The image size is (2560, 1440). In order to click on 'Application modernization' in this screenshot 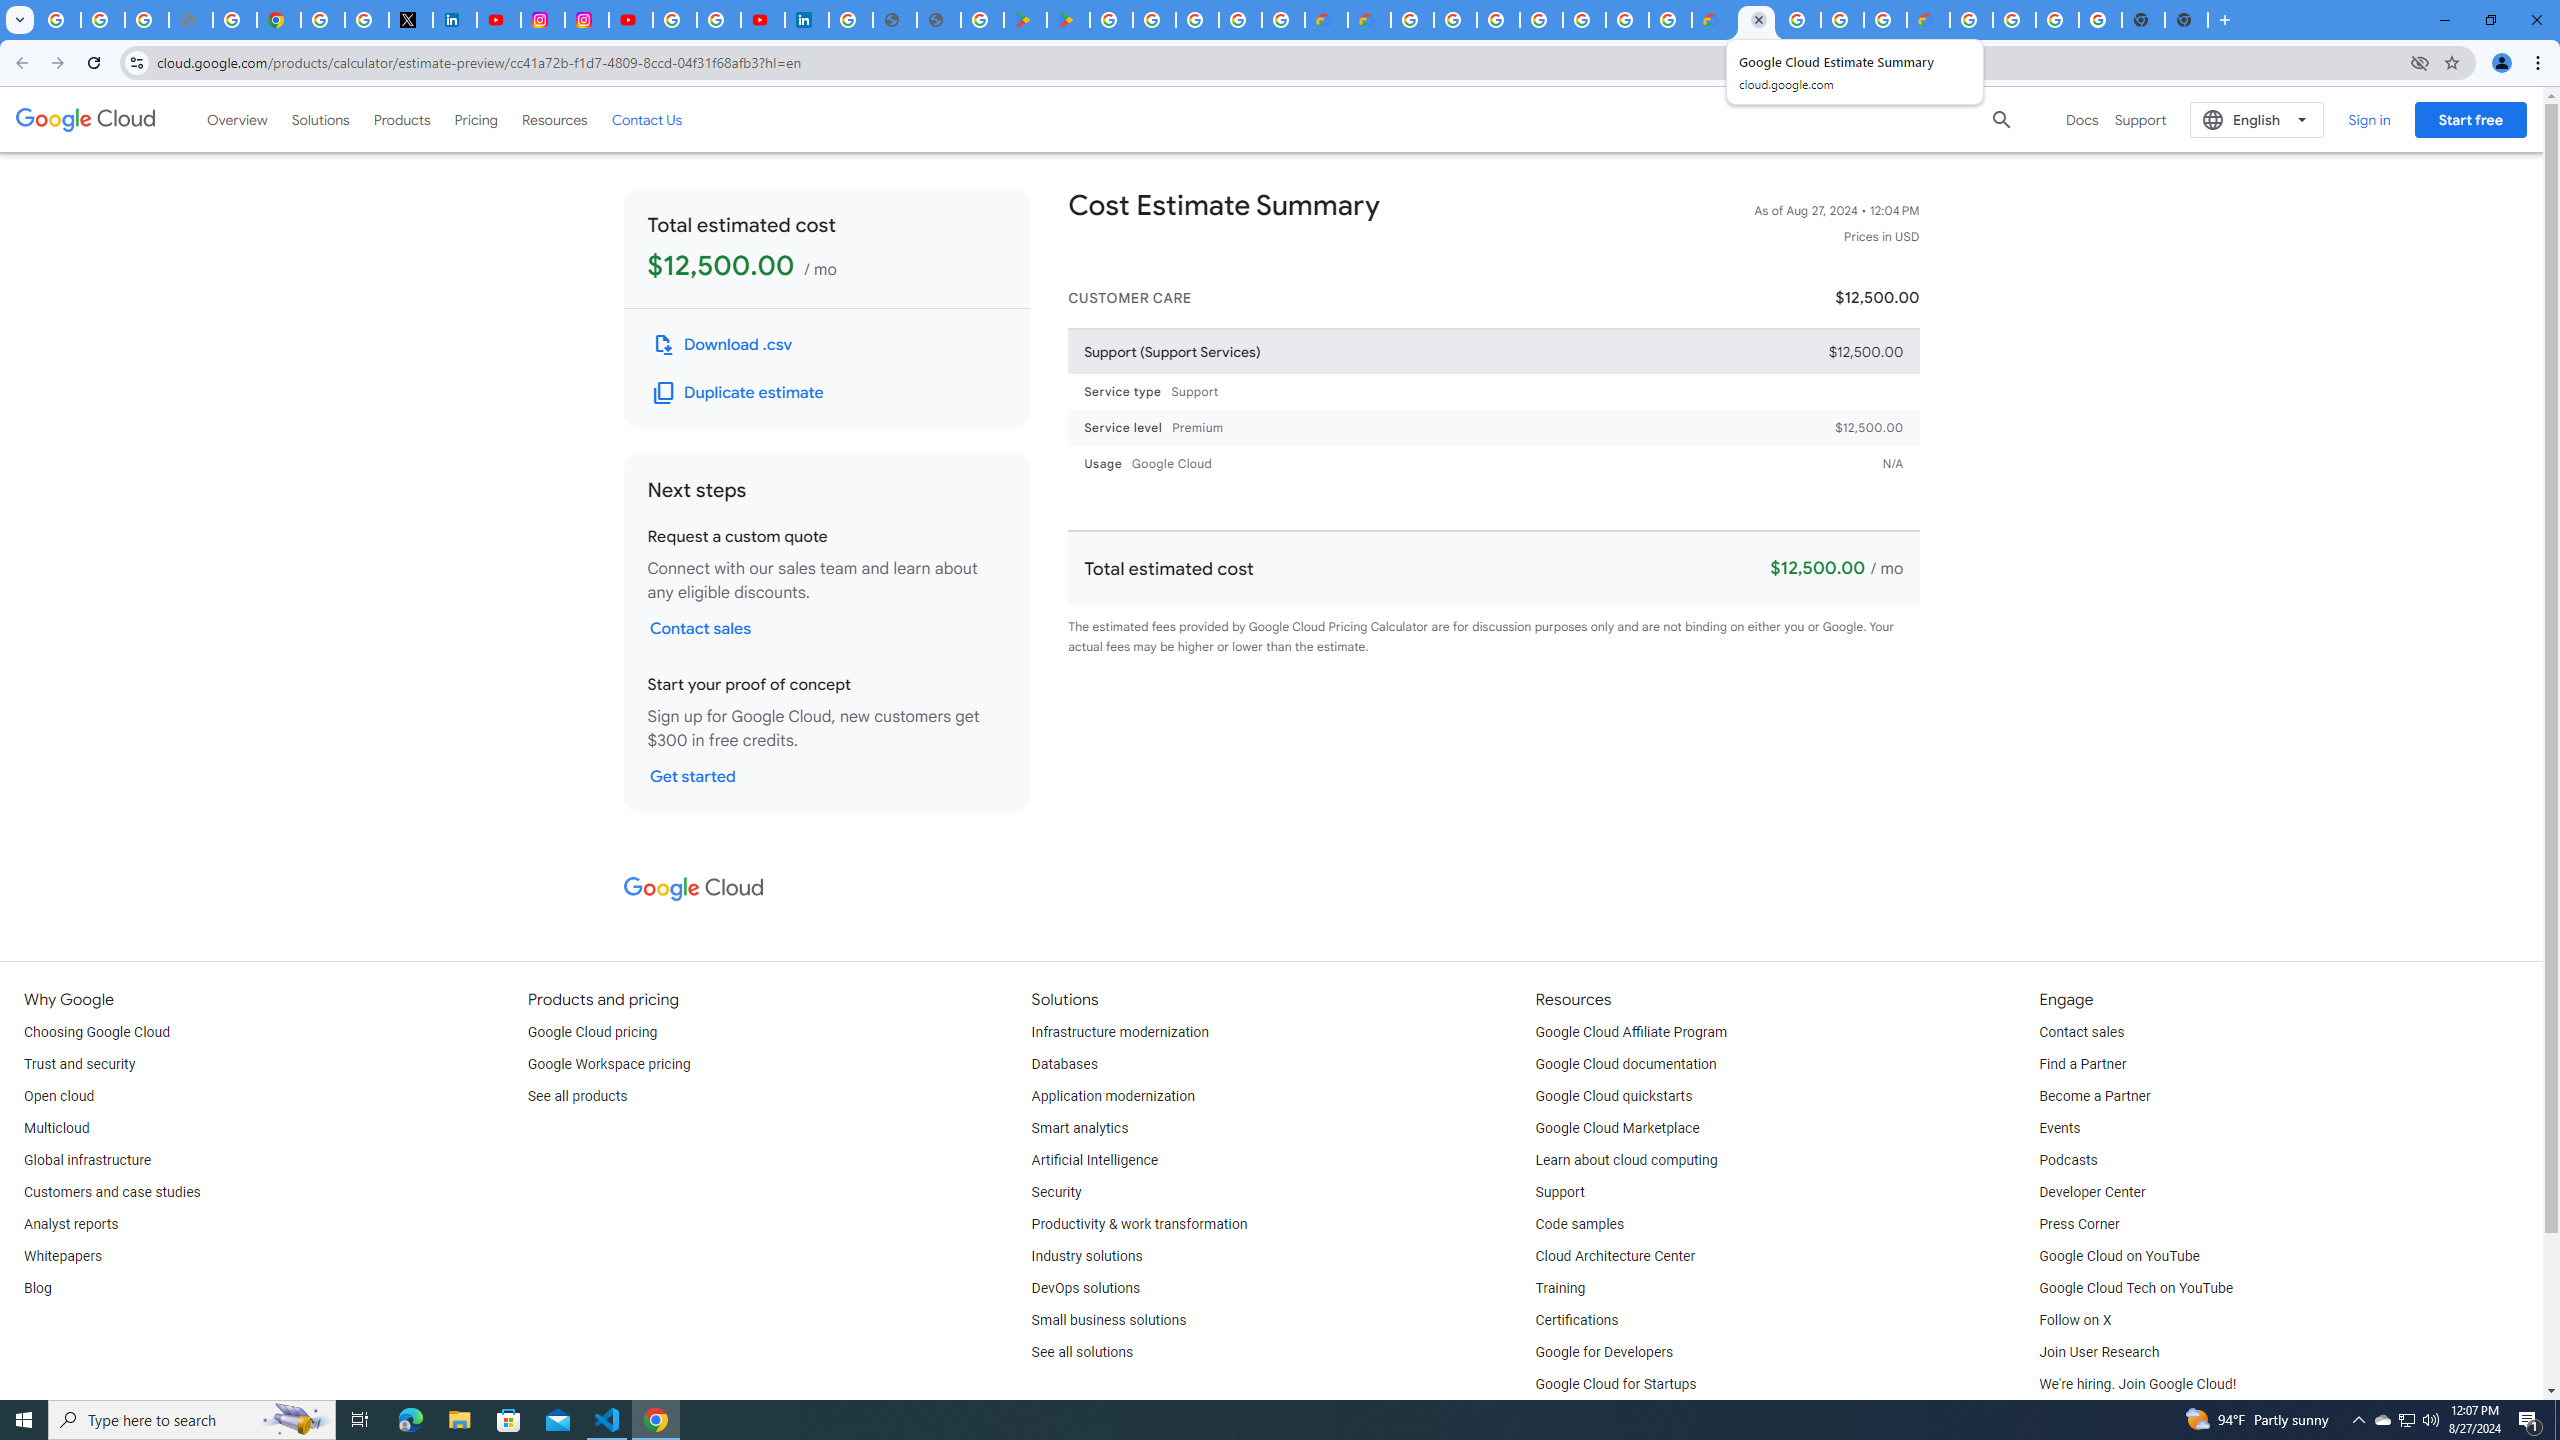, I will do `click(1112, 1096)`.